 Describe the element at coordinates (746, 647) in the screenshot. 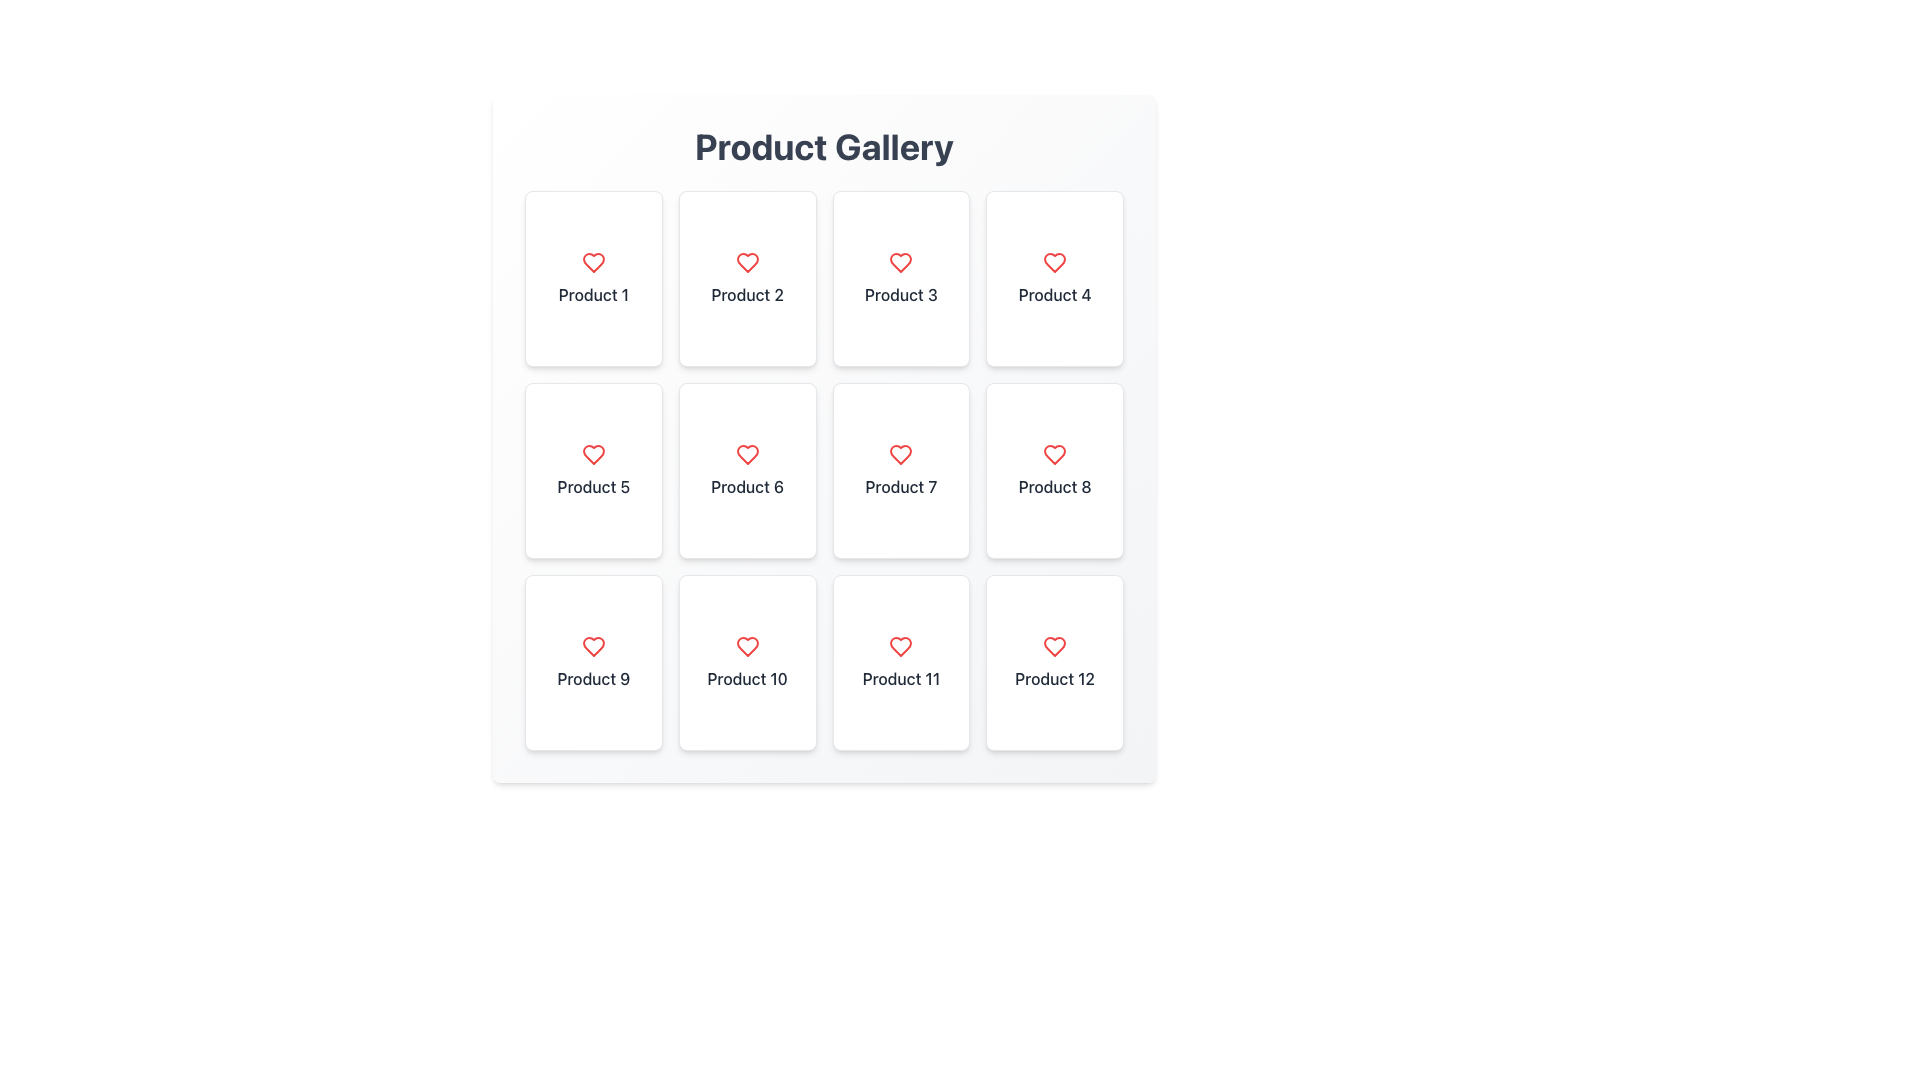

I see `the heart icon` at that location.